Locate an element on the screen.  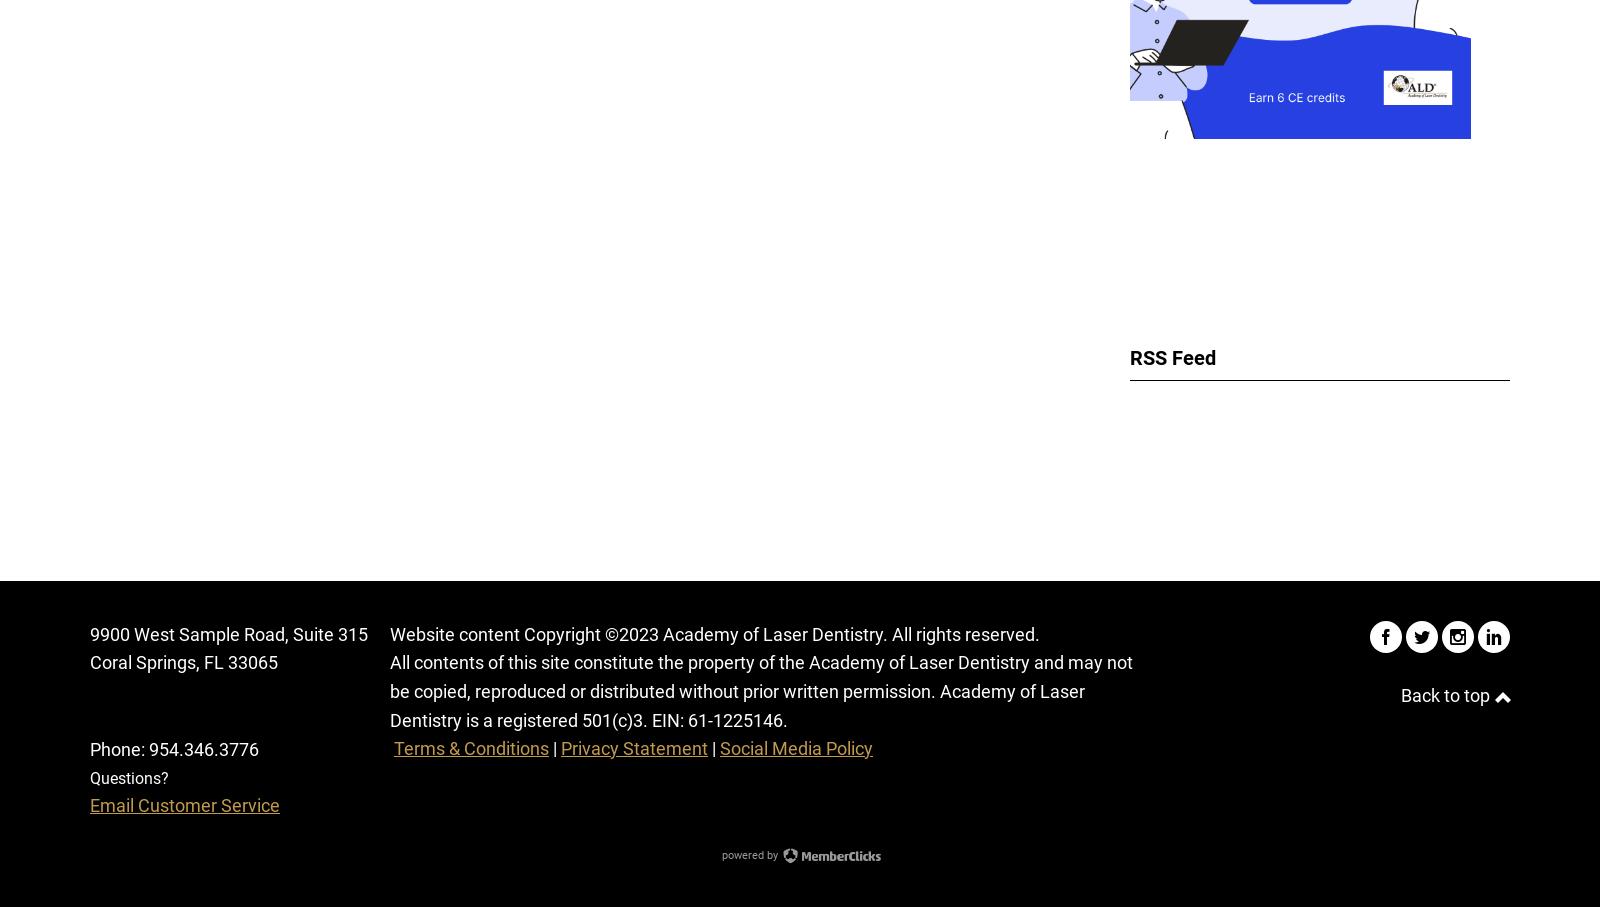
'RSS Feed' is located at coordinates (1172, 355).